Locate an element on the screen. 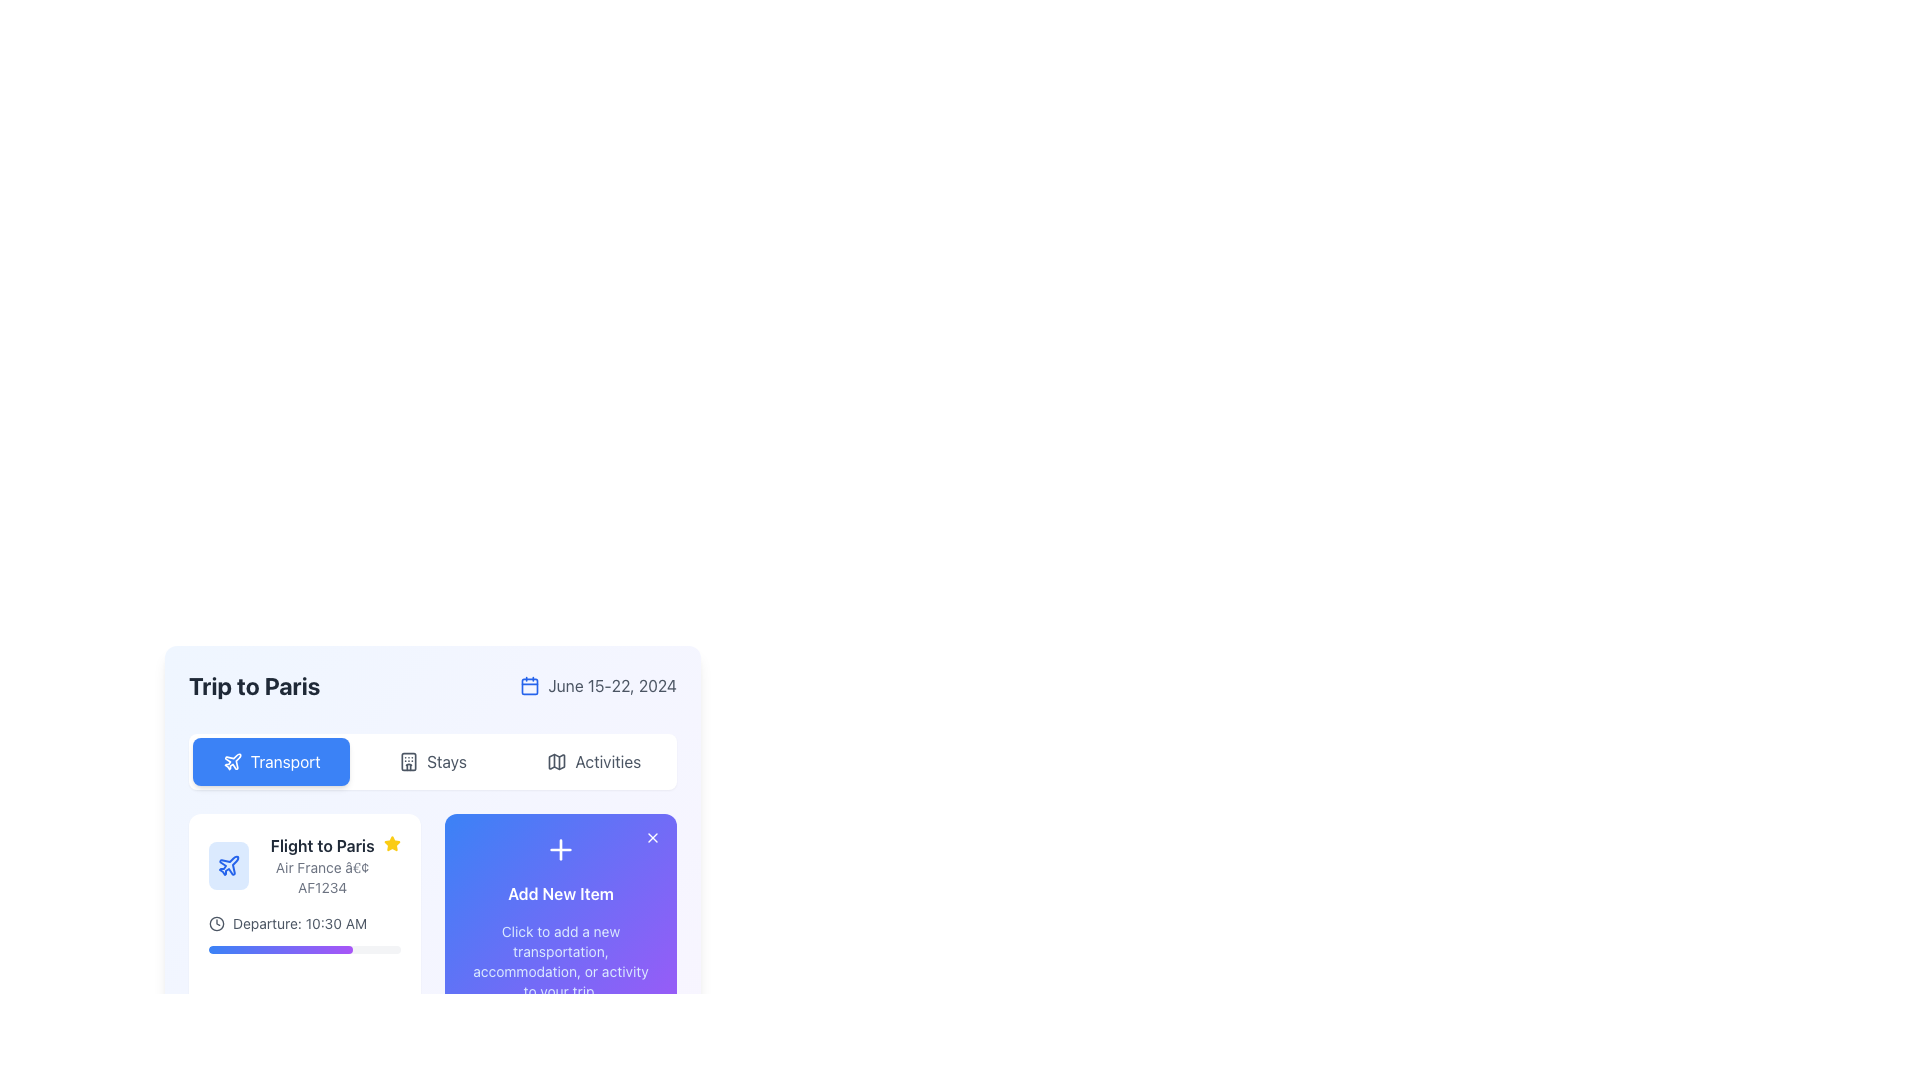 The width and height of the screenshot is (1920, 1080). the progress bar located beneath the 'Departure: 10:30 AM' label in the flight information card for 'Flight to Paris' is located at coordinates (304, 948).